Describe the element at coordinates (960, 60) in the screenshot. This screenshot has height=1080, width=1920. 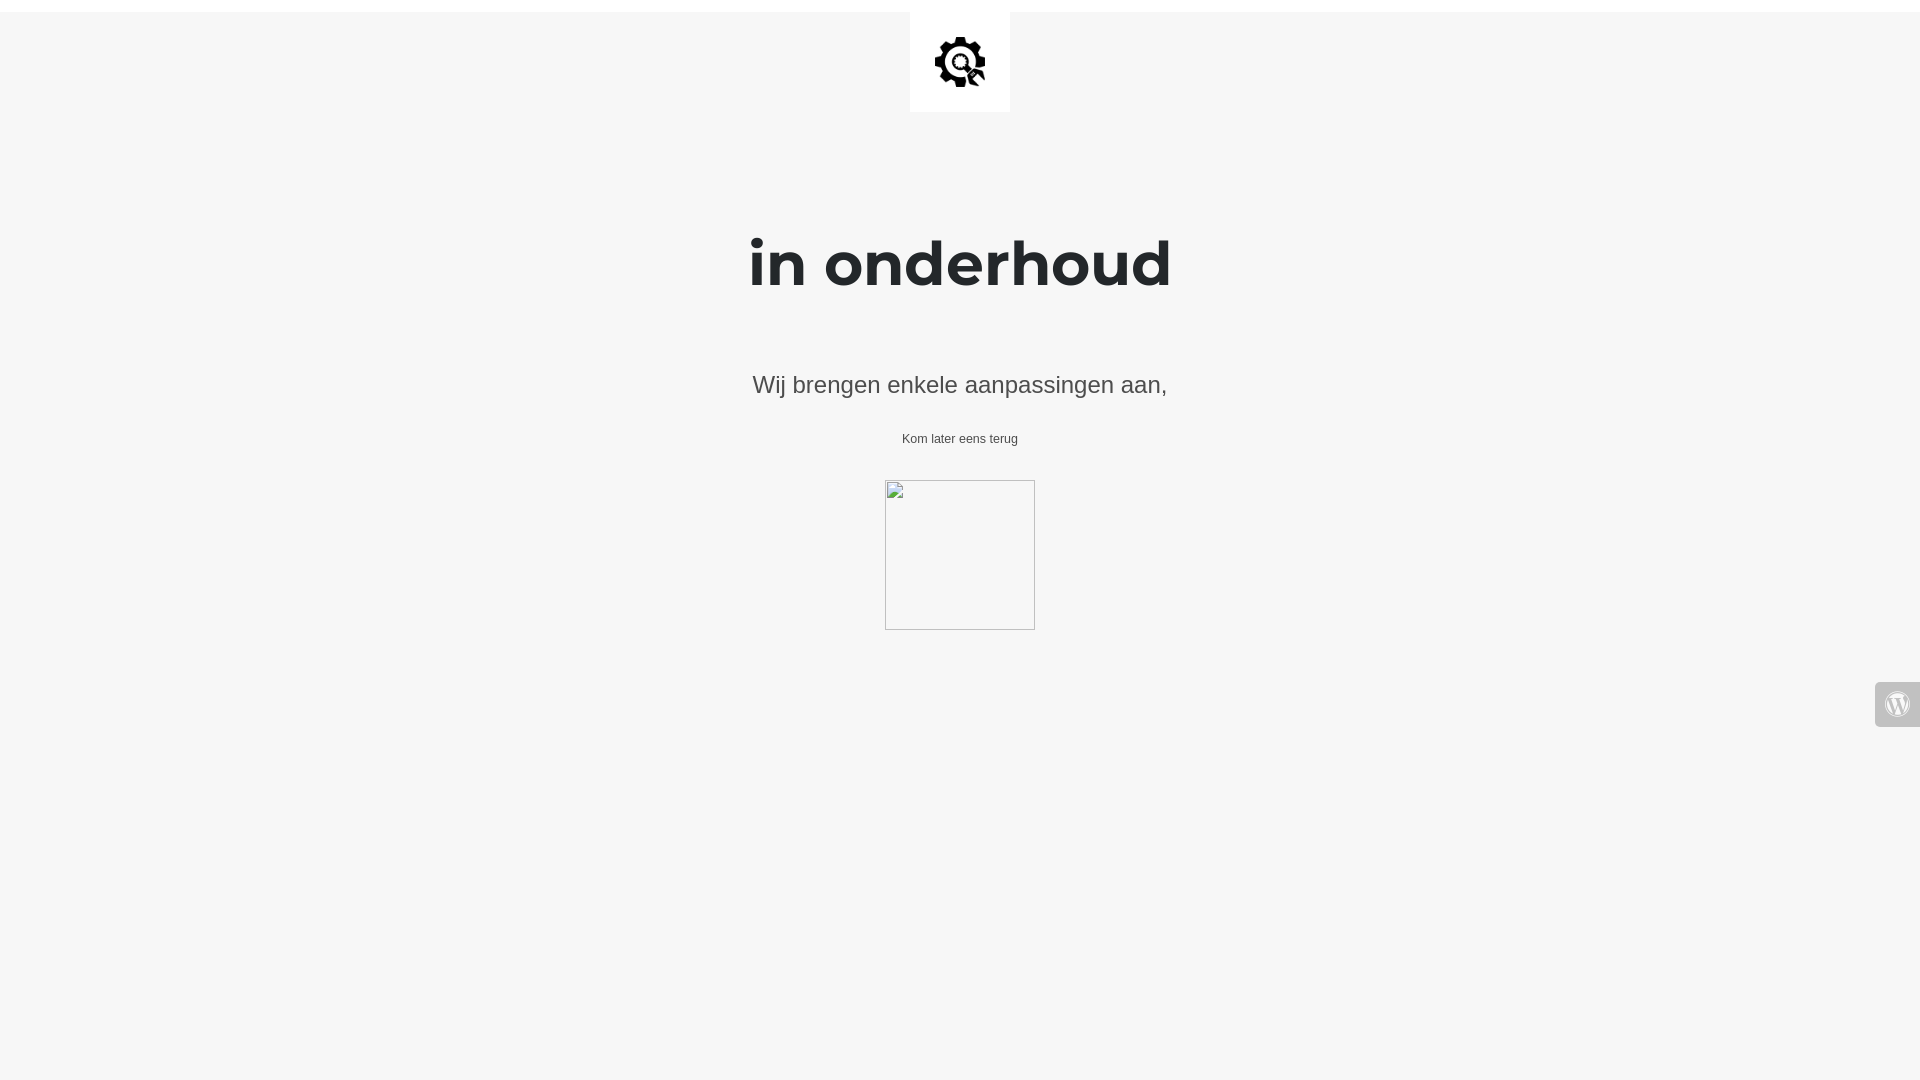
I see `'Site is Under Construction'` at that location.